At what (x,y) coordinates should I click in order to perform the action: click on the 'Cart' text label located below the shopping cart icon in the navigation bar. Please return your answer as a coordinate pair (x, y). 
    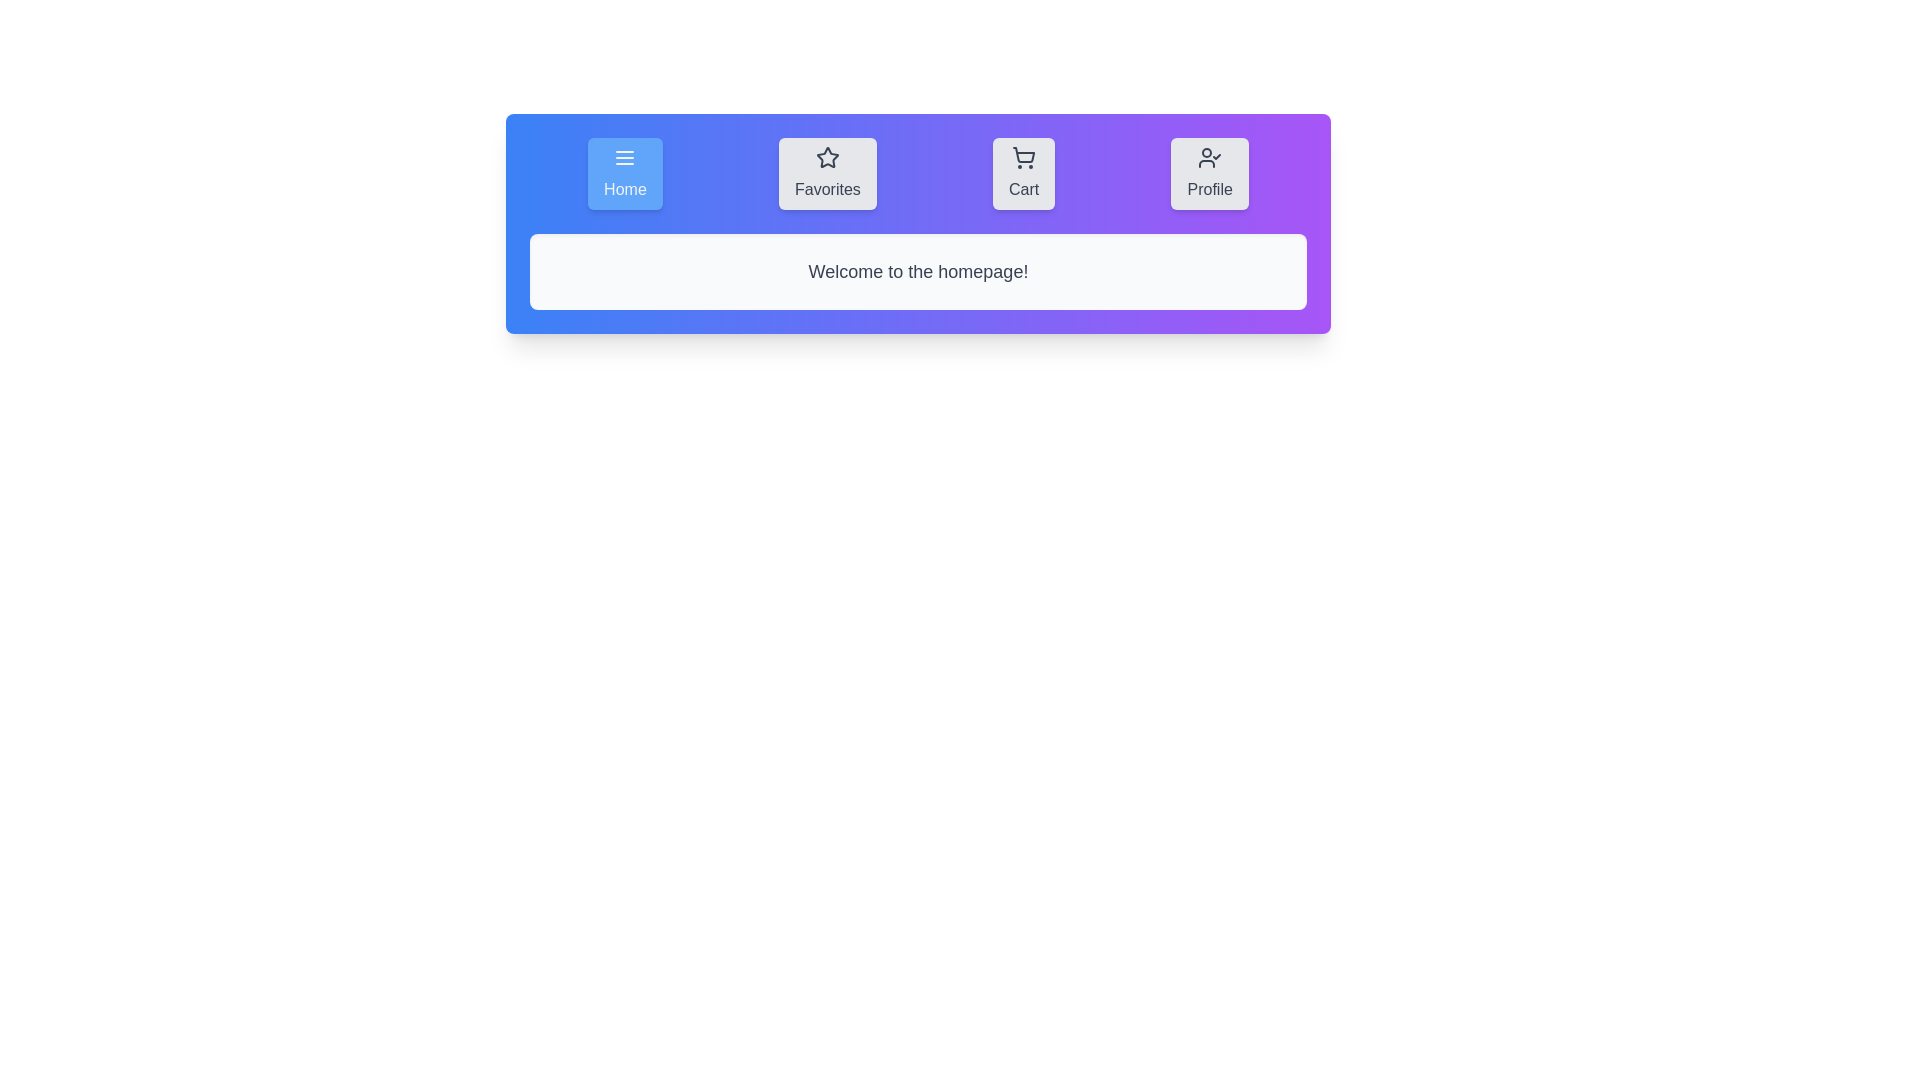
    Looking at the image, I should click on (1024, 189).